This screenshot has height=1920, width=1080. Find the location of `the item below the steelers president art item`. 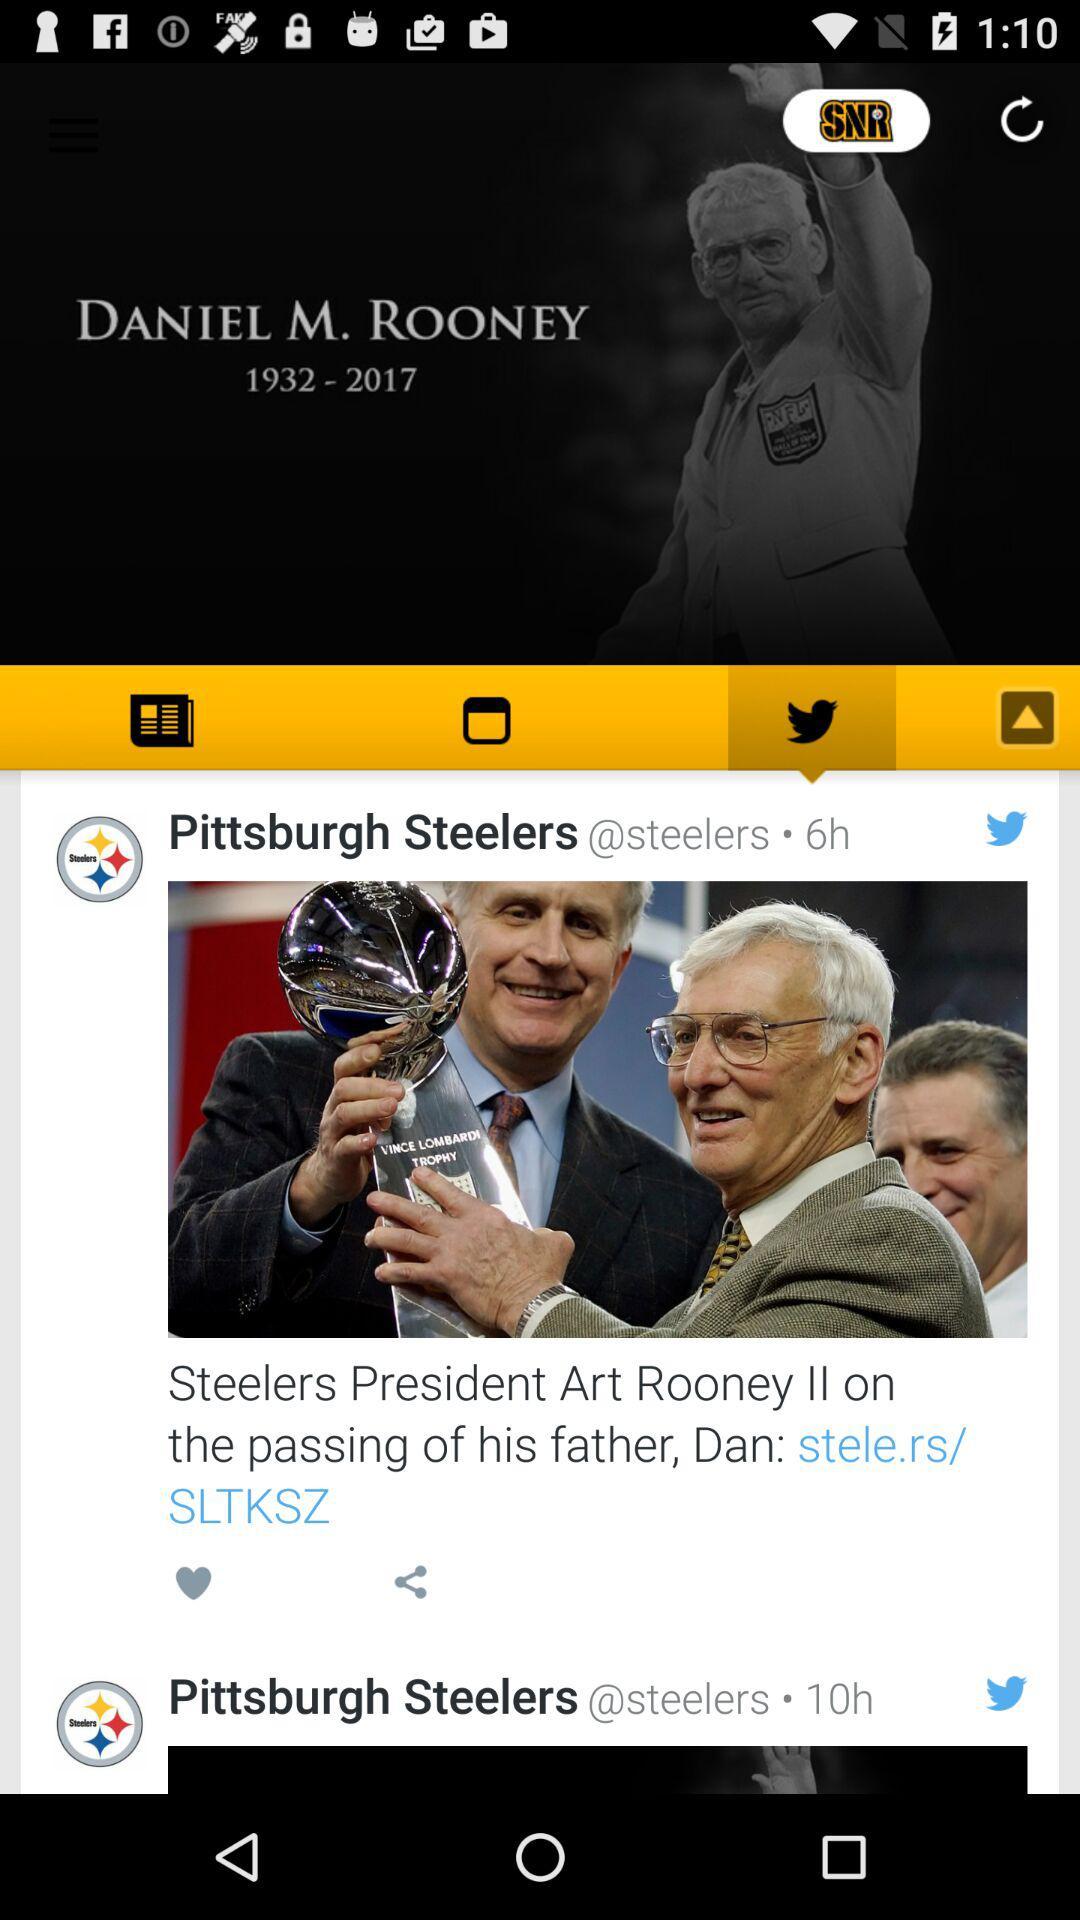

the item below the steelers president art item is located at coordinates (409, 1585).